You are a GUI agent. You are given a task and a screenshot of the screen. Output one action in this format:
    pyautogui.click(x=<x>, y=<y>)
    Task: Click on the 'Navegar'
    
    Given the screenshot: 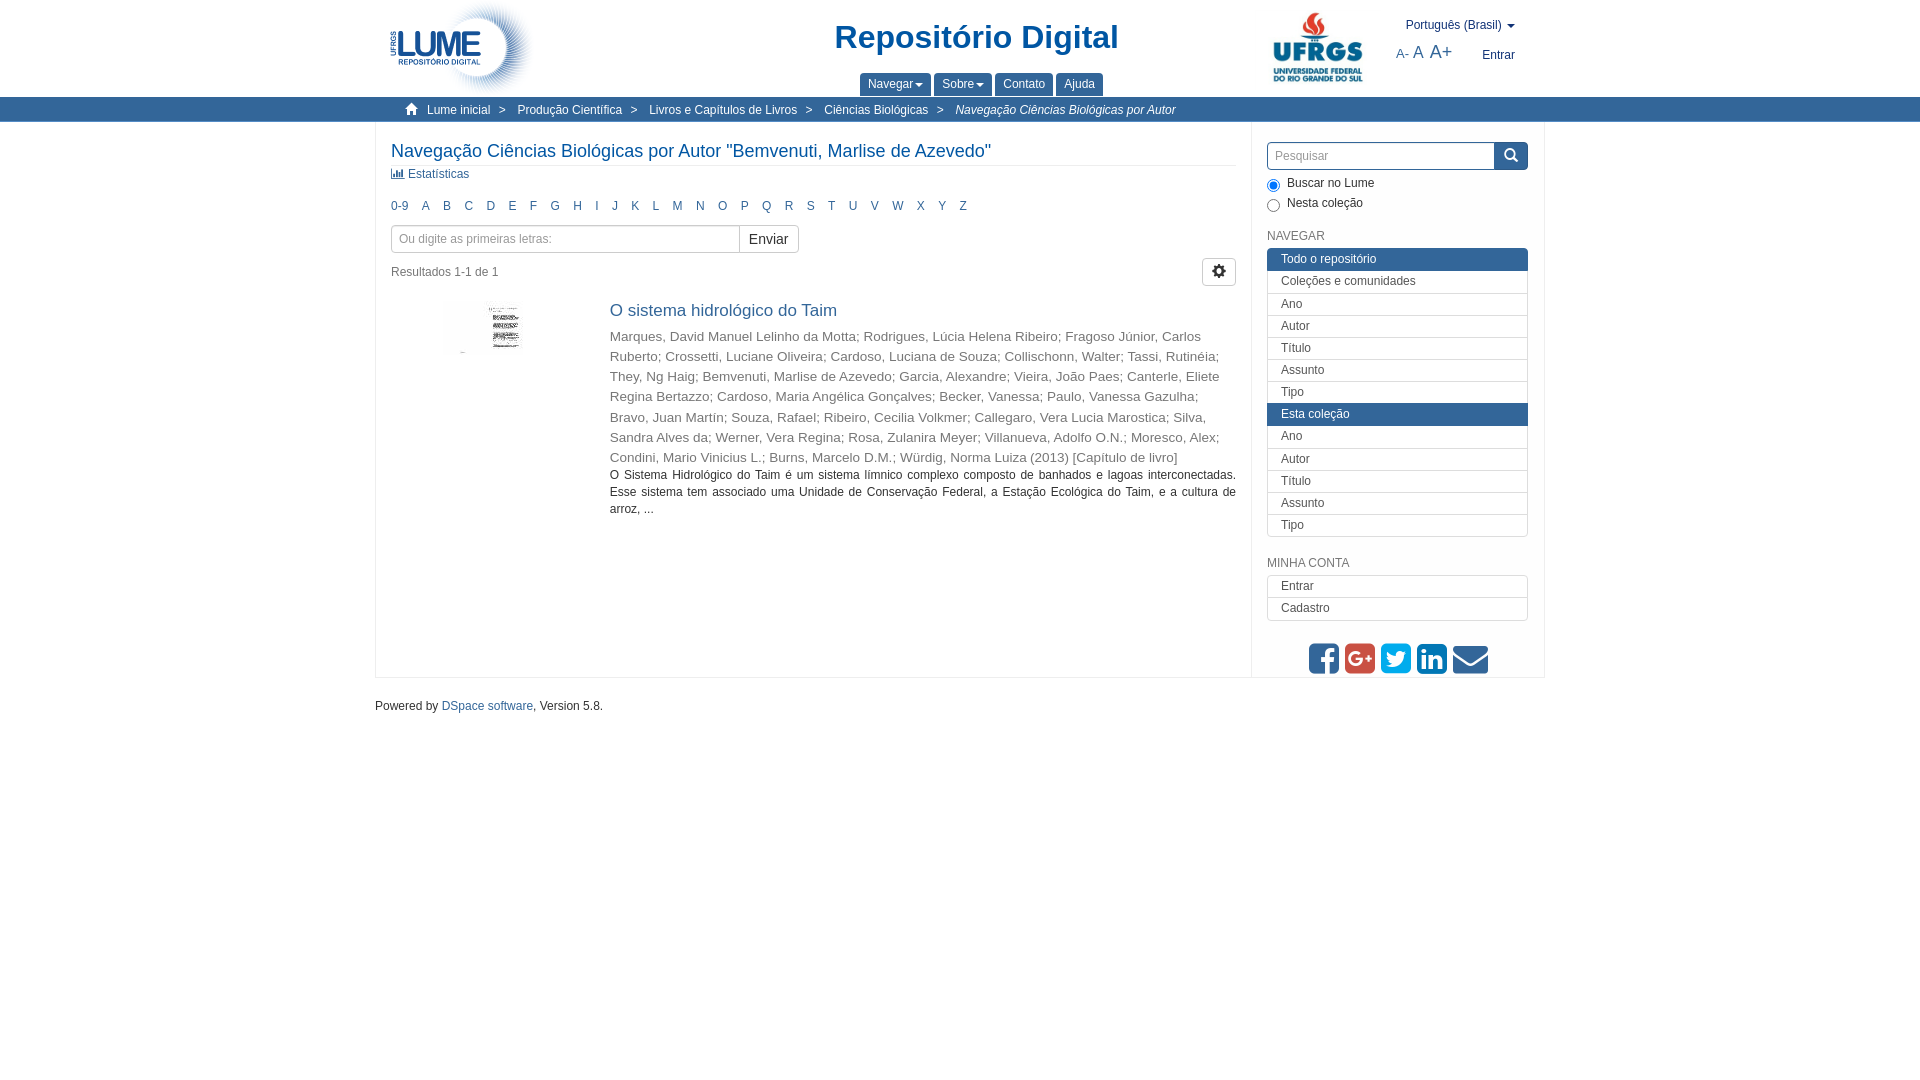 What is the action you would take?
    pyautogui.click(x=868, y=83)
    